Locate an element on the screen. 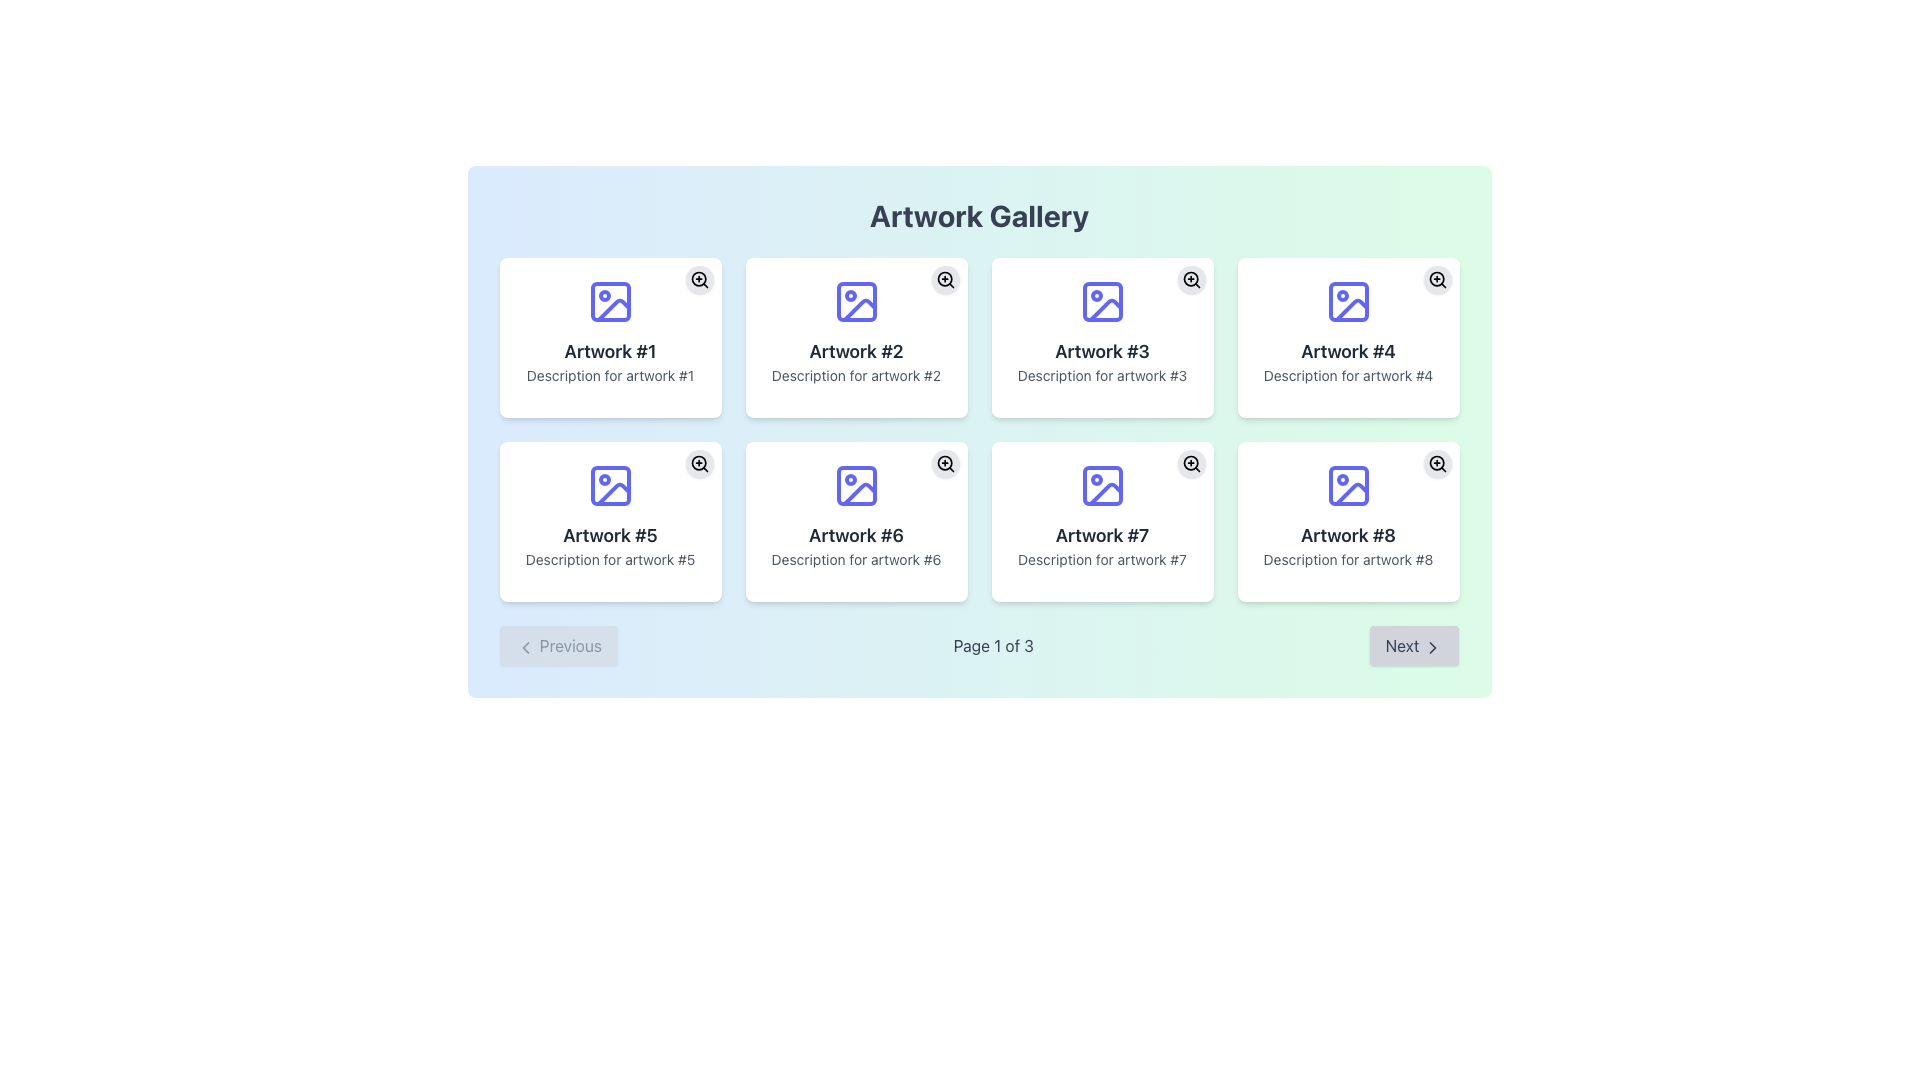 This screenshot has width=1920, height=1080. the circular button with a light gray background and a magnifying glass icon located in the top-right corner of the 'Artwork #2' card is located at coordinates (944, 280).